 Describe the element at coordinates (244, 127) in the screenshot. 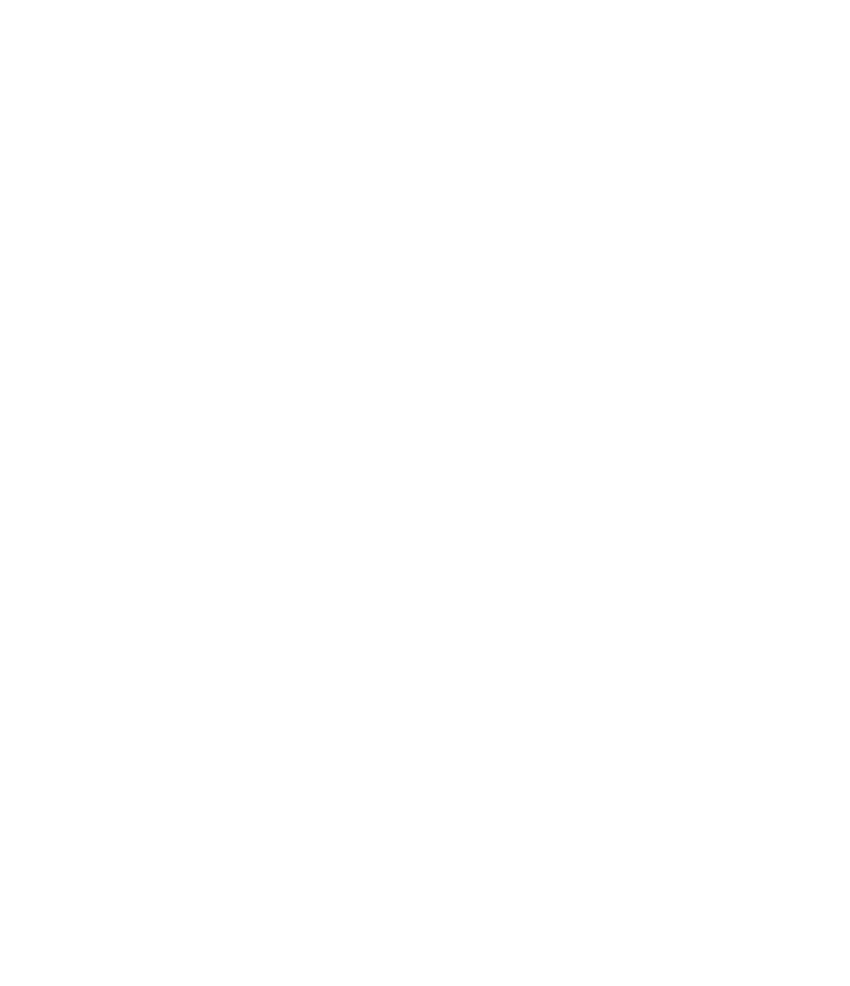

I see `'West Highland Way'` at that location.